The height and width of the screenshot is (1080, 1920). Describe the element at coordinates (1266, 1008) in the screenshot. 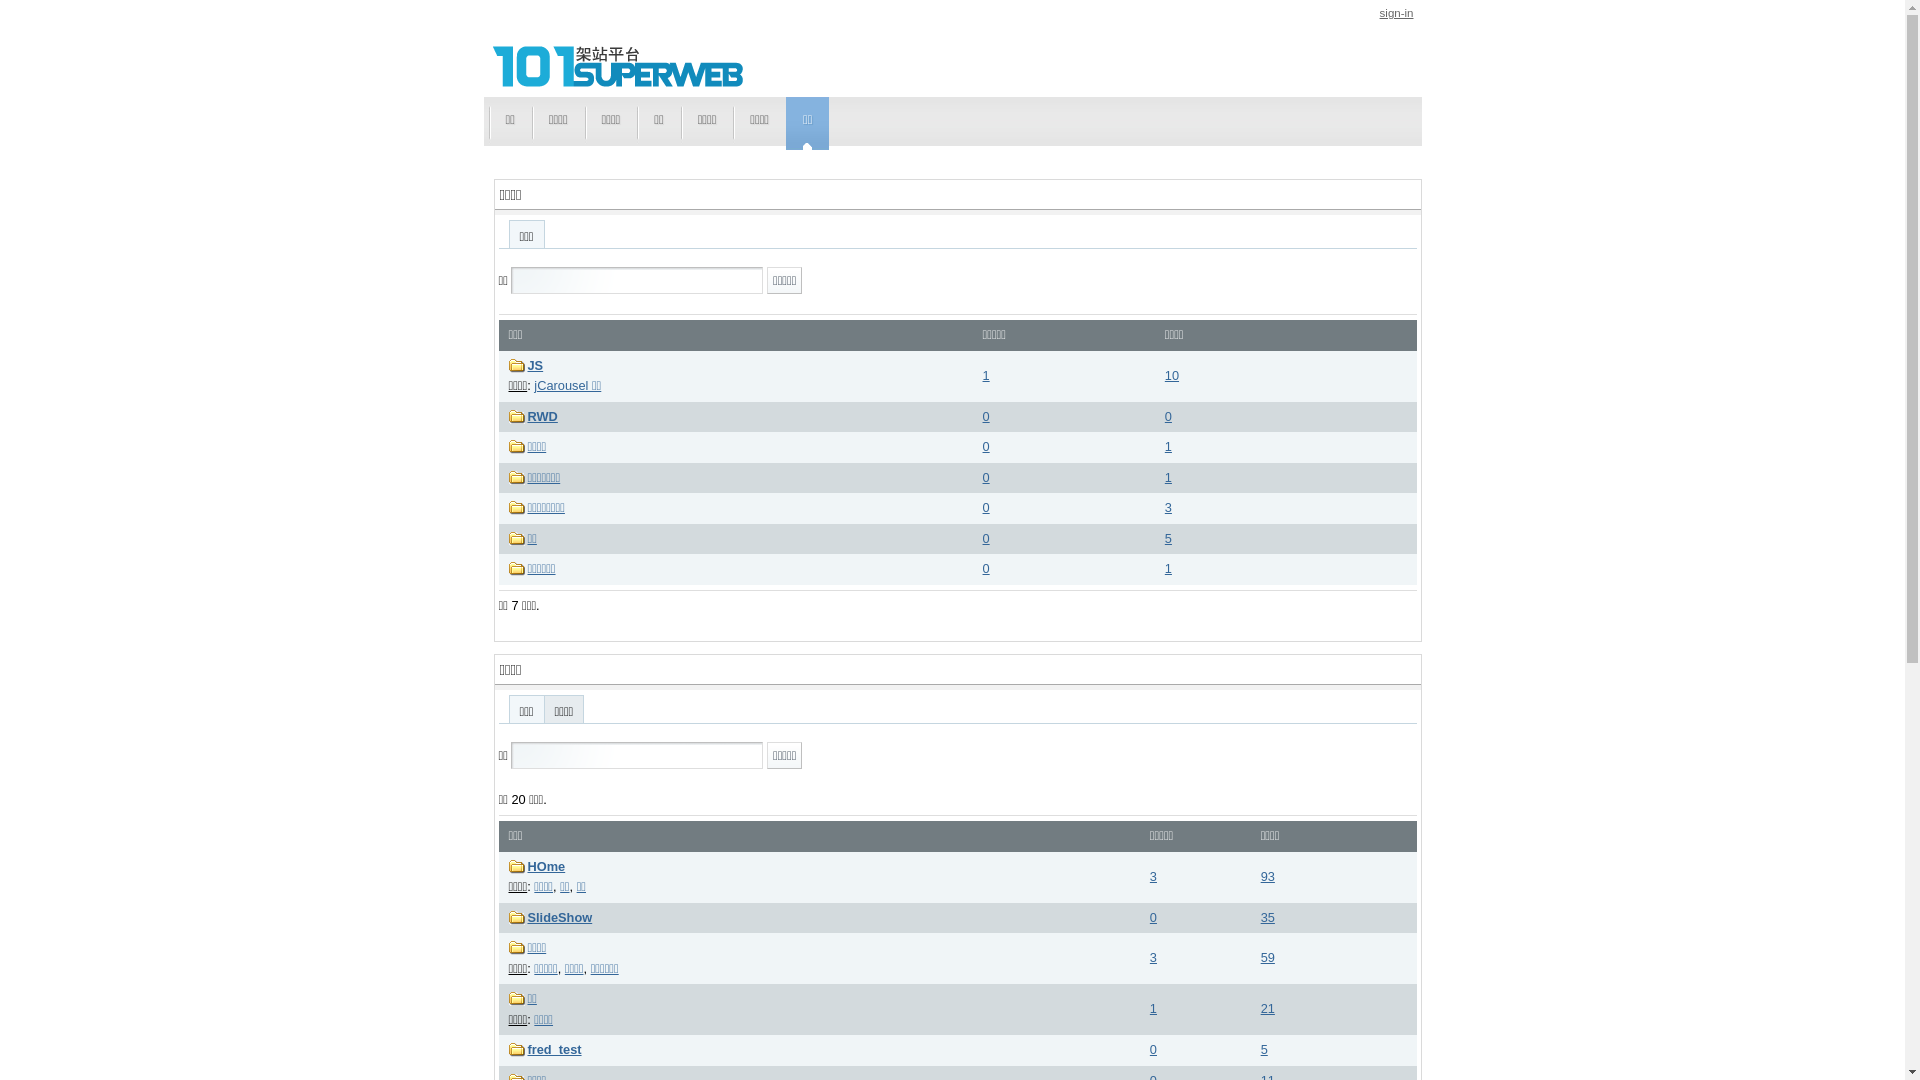

I see `'21'` at that location.